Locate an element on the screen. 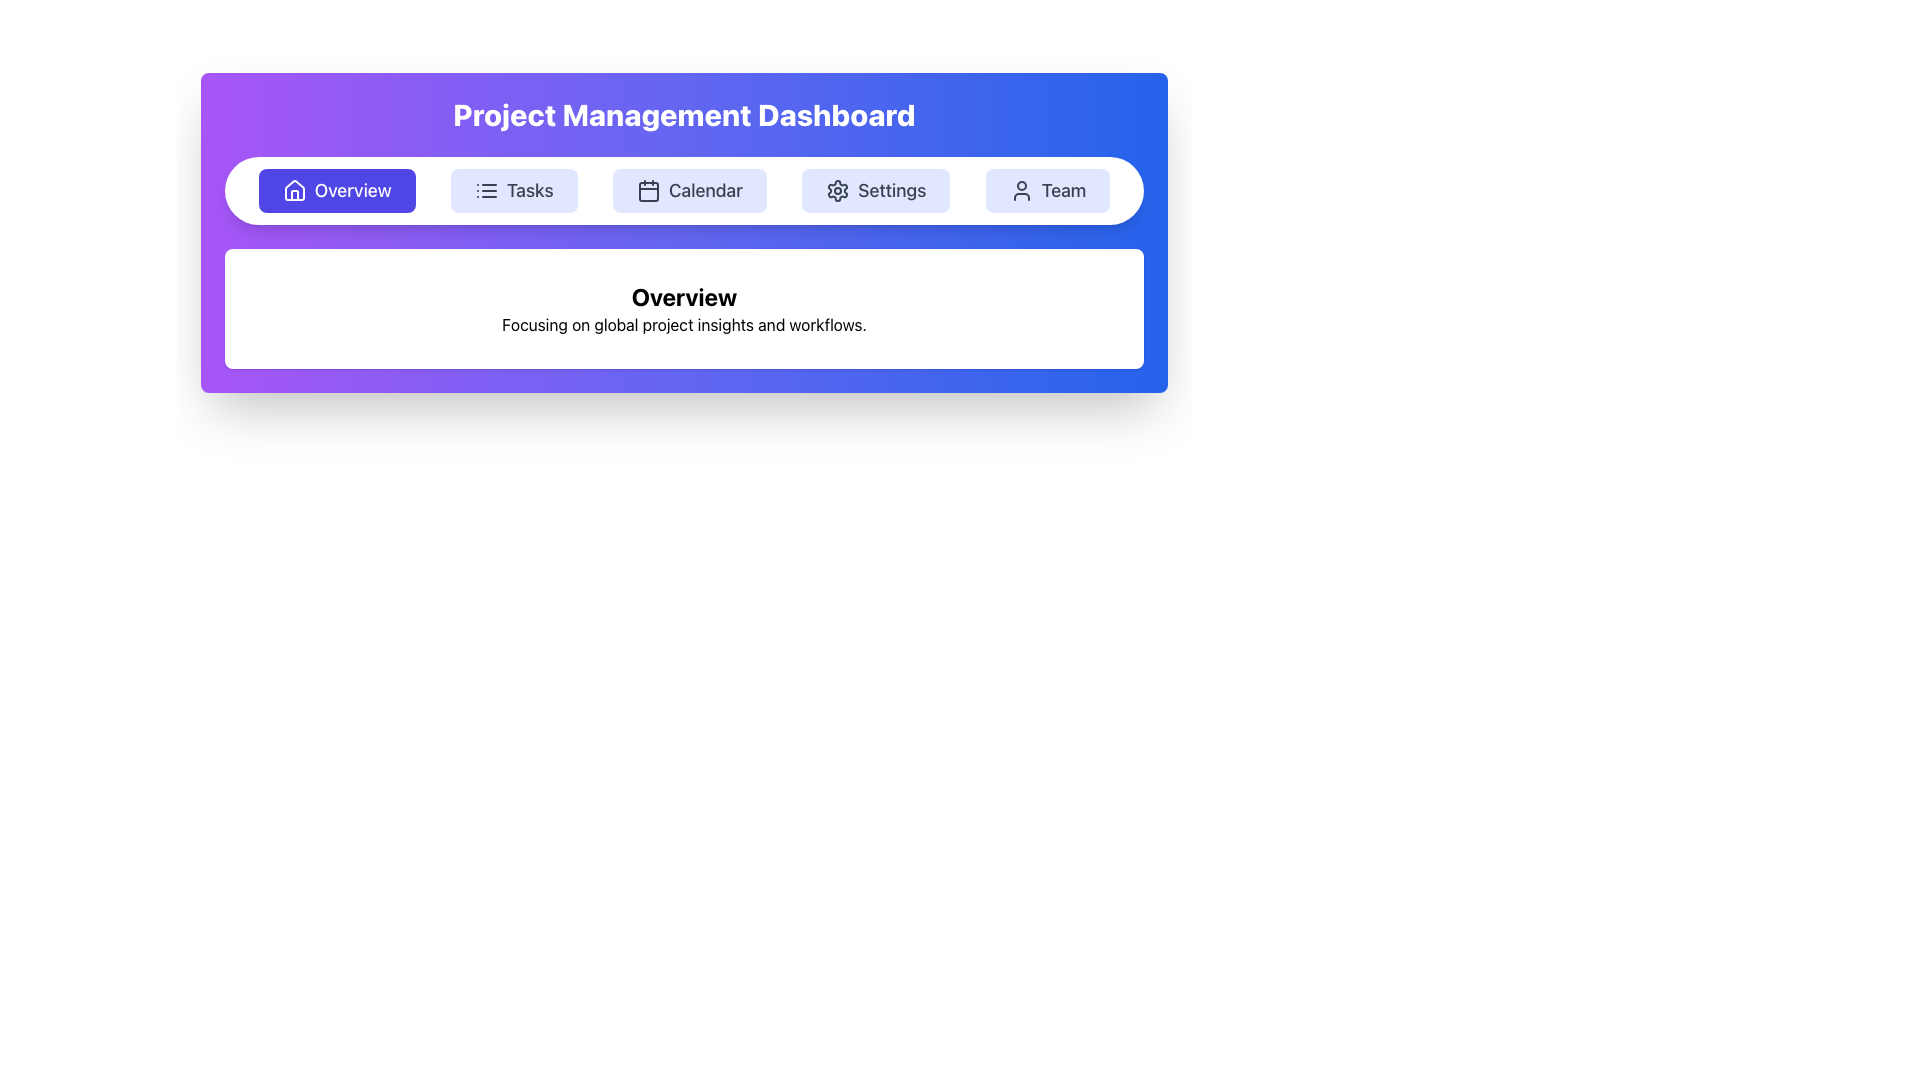 The image size is (1920, 1080). the small icon resembling a list, which is located within the 'Tasks' button, adjacent to the 'Overview' button on the left is located at coordinates (486, 191).